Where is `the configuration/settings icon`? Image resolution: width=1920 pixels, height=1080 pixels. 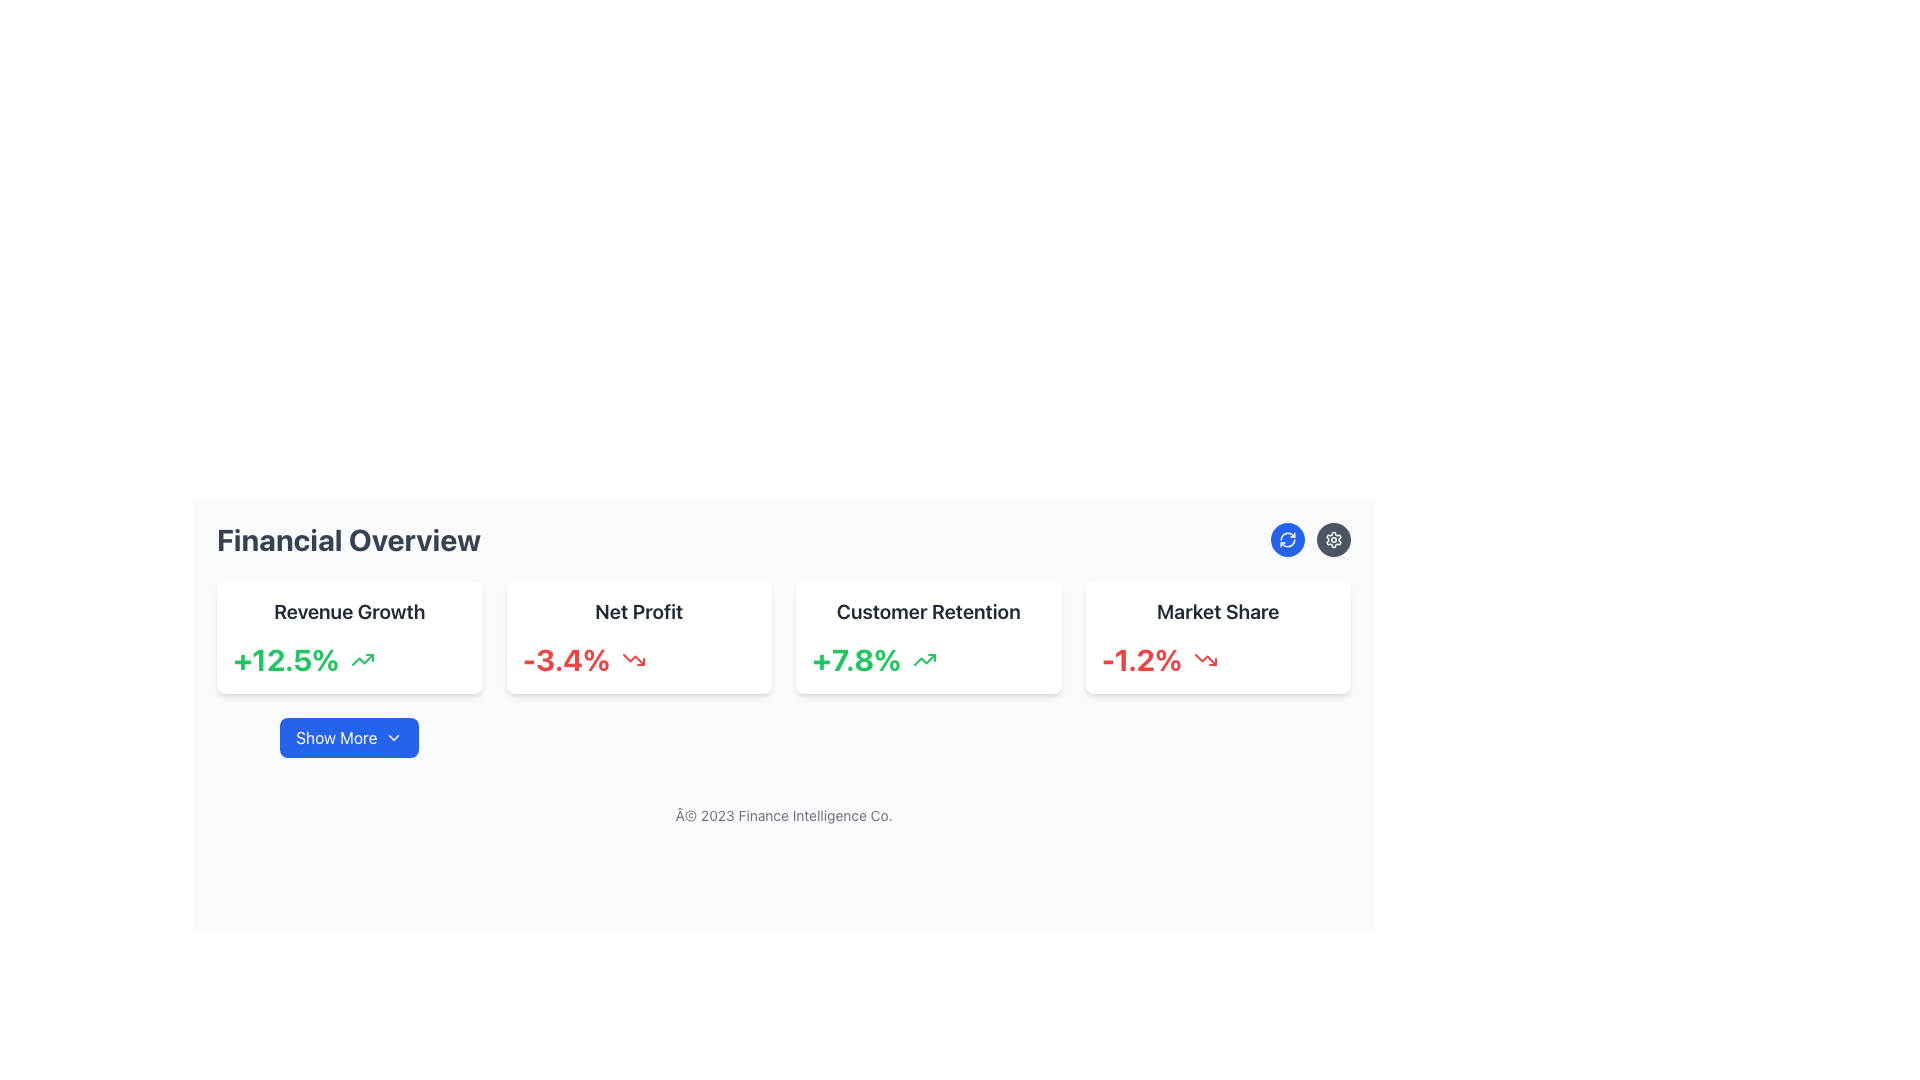 the configuration/settings icon is located at coordinates (1334, 540).